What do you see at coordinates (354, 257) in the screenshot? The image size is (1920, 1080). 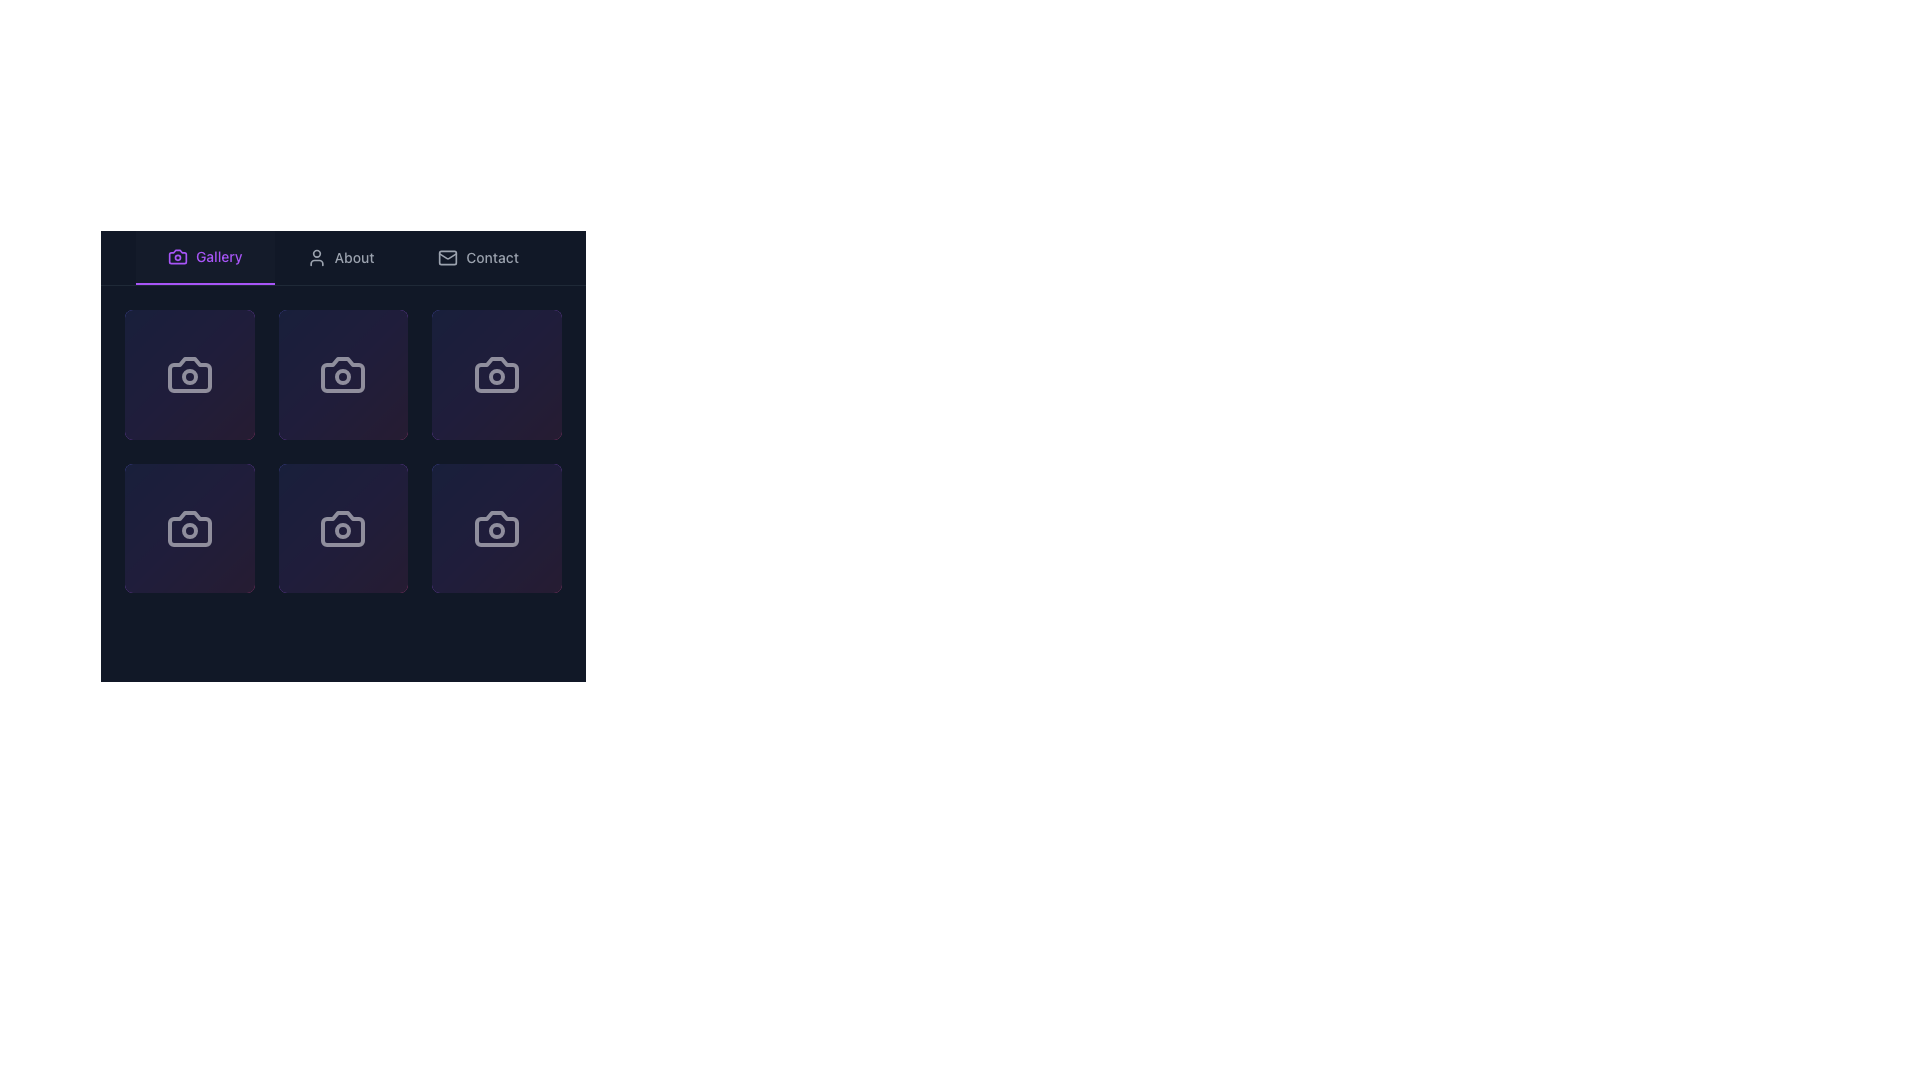 I see `the 'About' text label in the horizontal navigation menu` at bounding box center [354, 257].